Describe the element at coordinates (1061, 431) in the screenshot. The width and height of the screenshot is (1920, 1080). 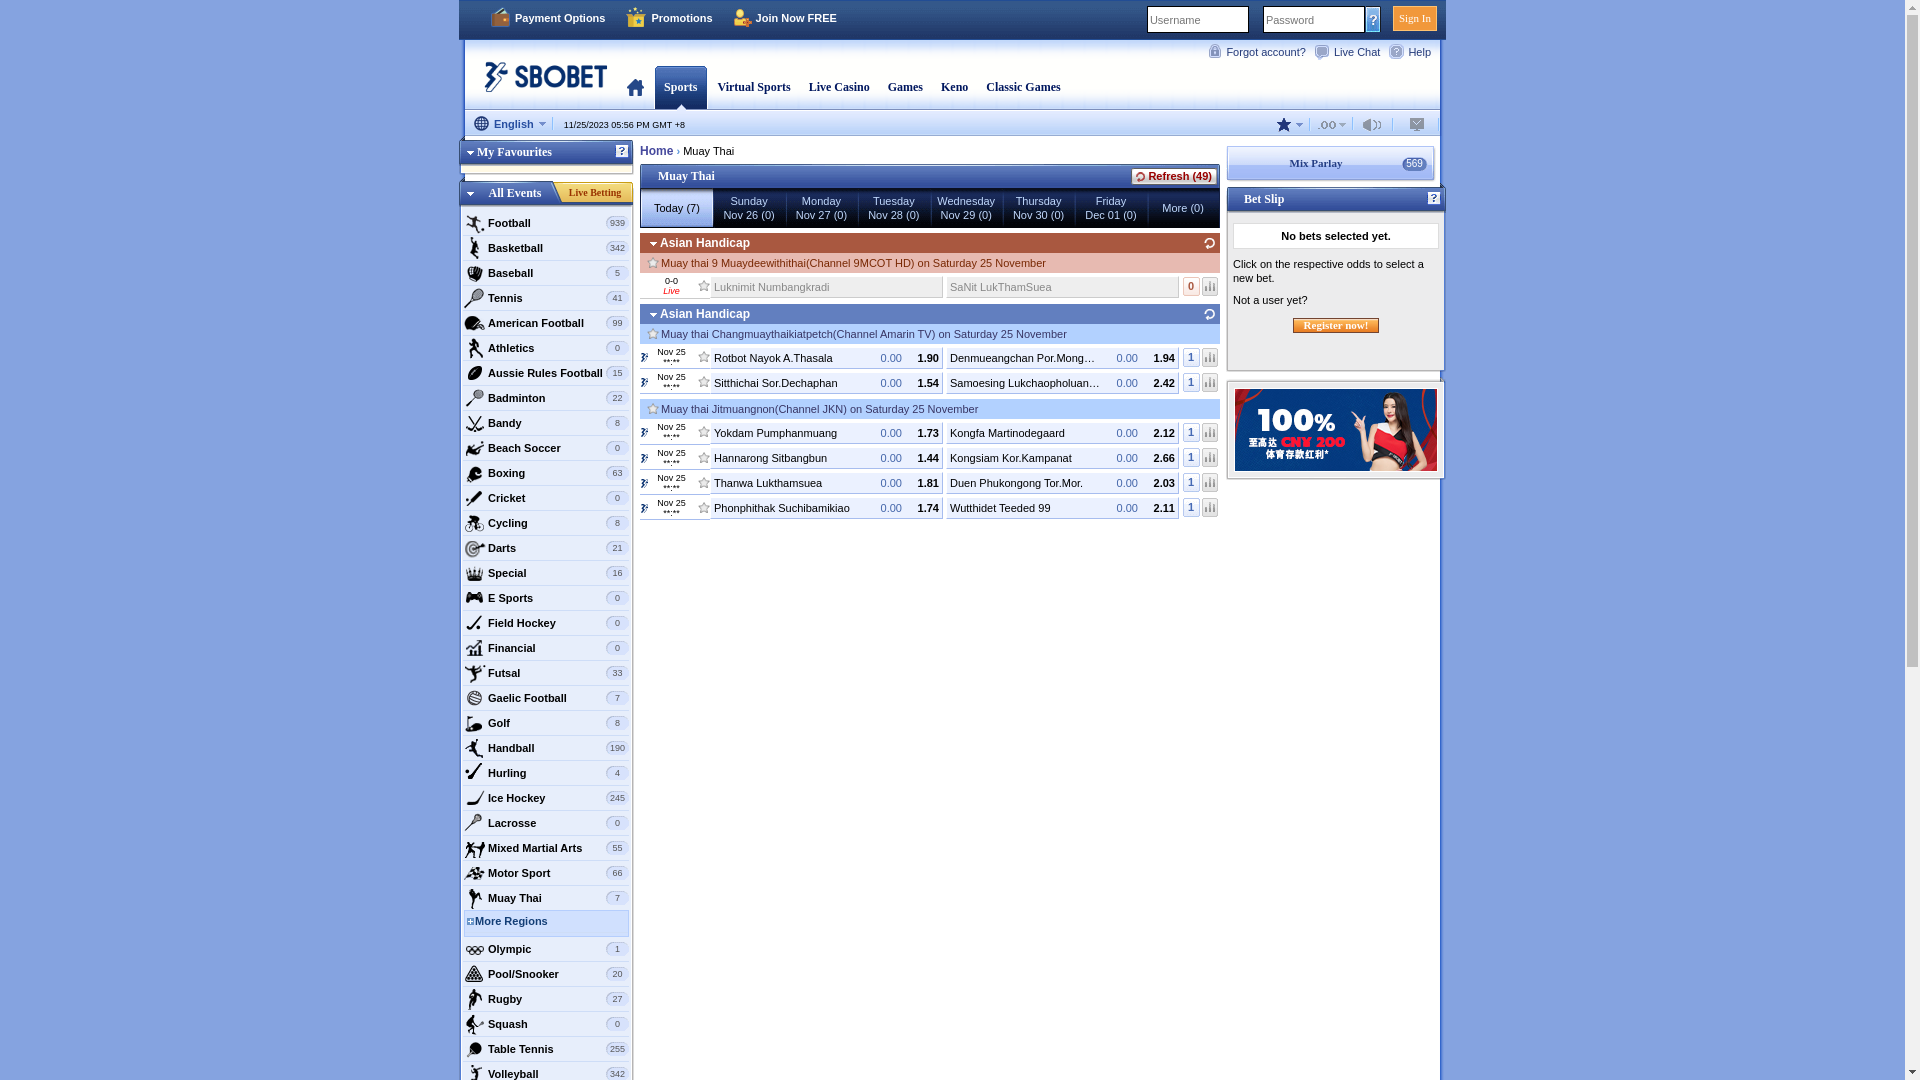
I see `'2.12` at that location.